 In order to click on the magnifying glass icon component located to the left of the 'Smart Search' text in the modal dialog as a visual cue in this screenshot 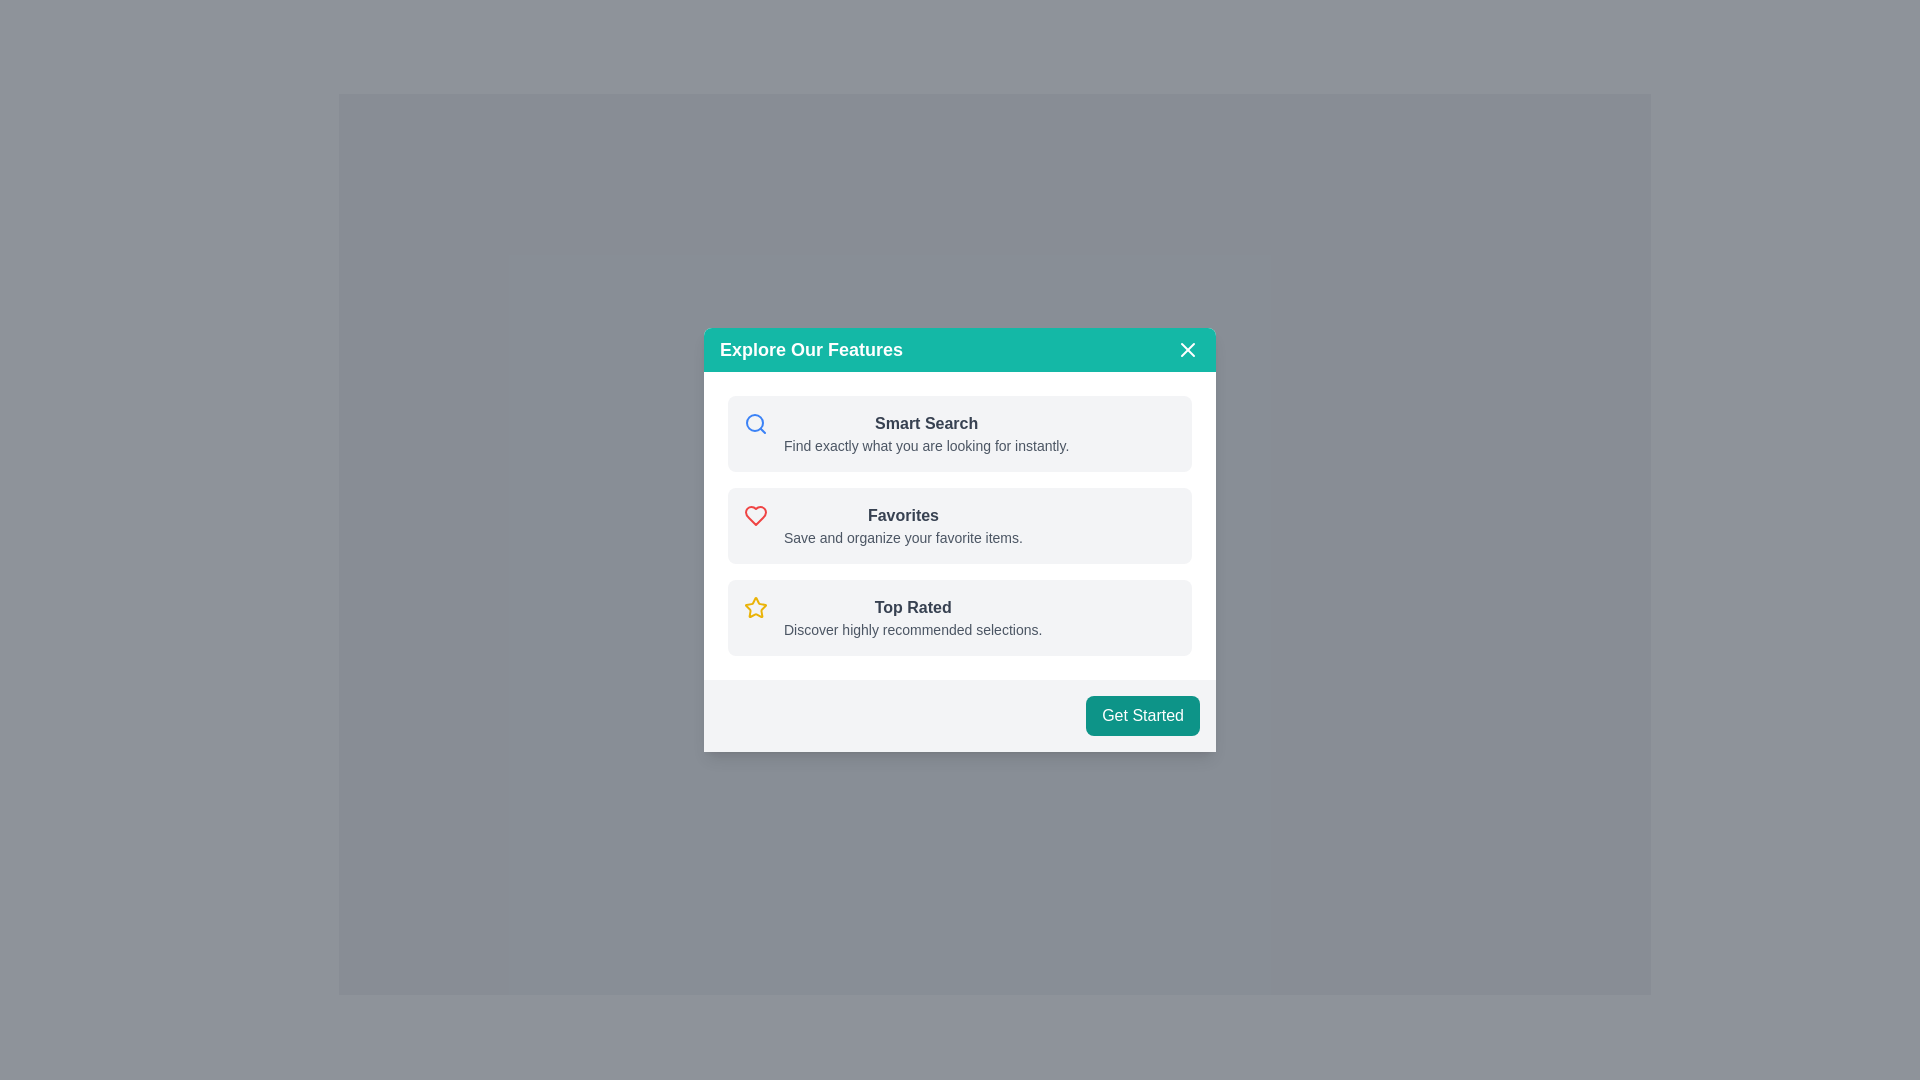, I will do `click(753, 422)`.